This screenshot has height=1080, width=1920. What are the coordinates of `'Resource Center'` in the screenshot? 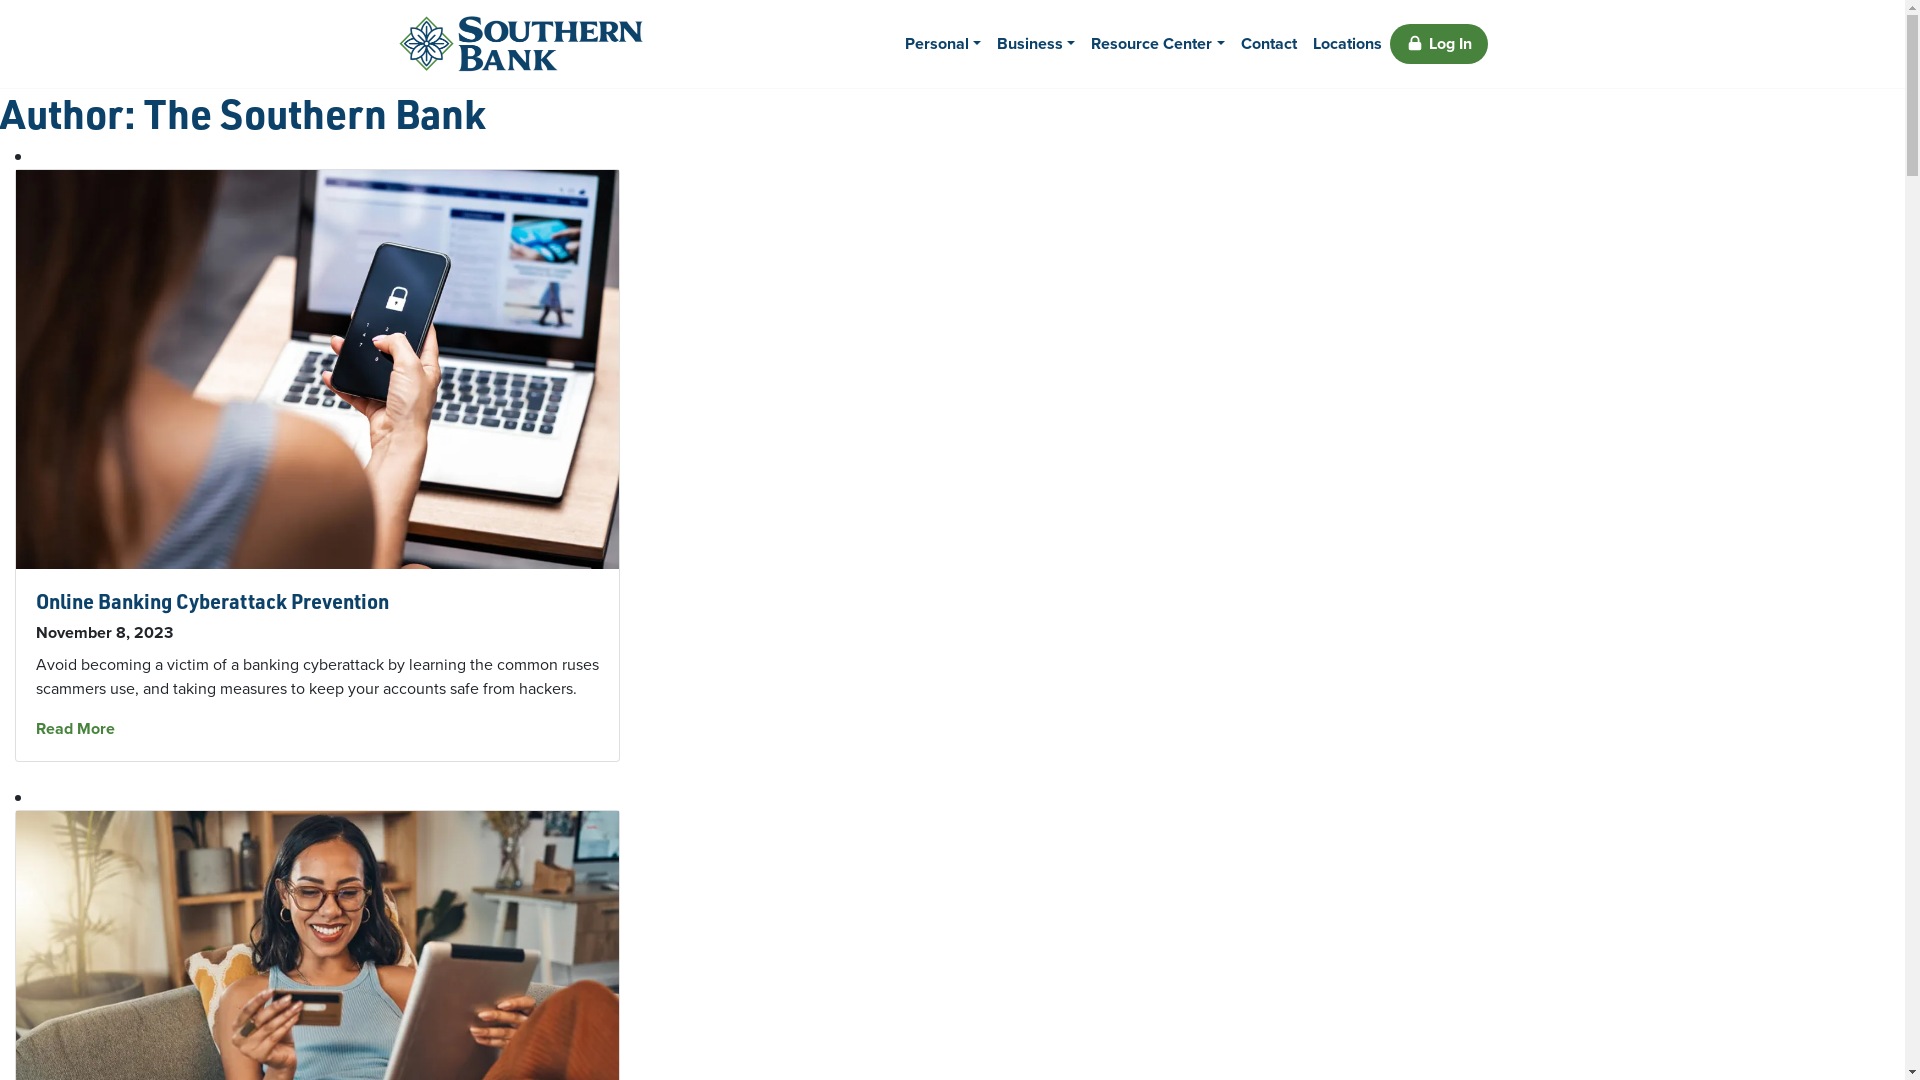 It's located at (1157, 43).